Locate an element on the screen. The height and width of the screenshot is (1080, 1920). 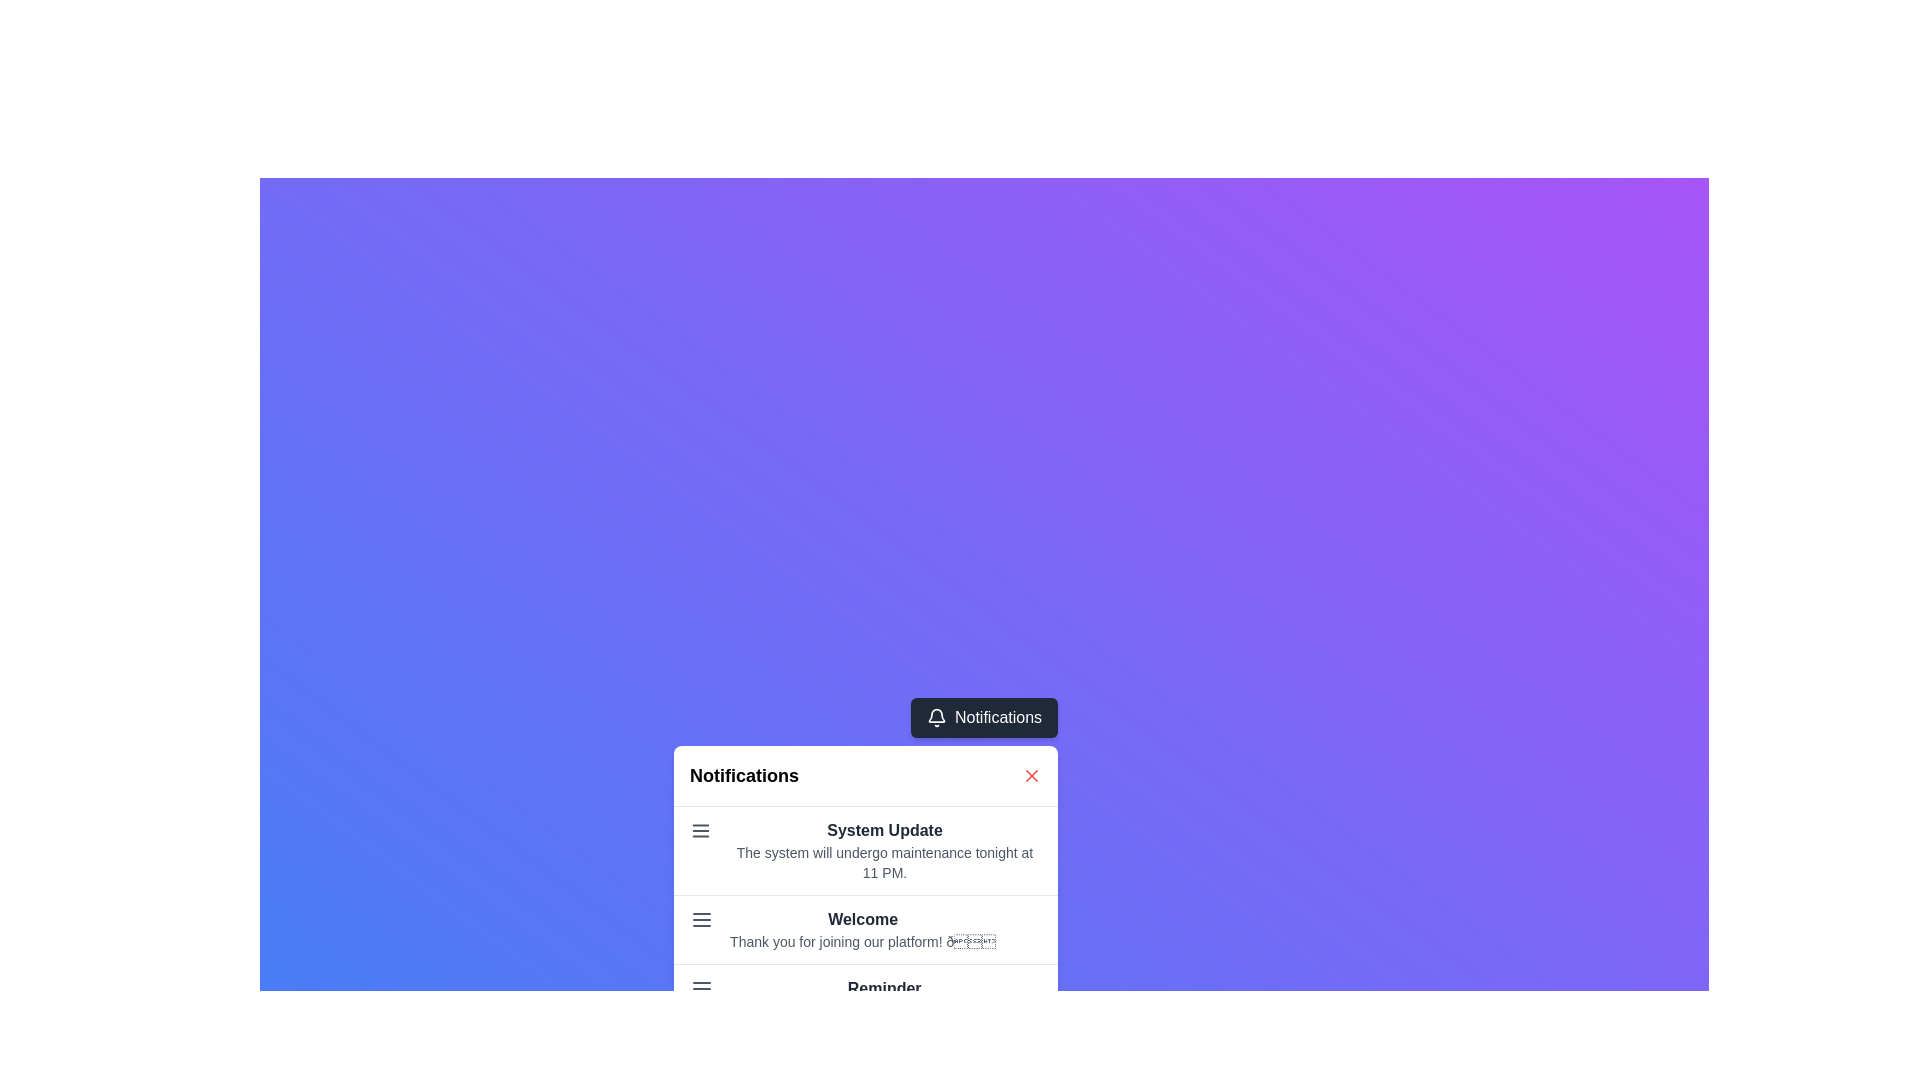
the text block reading 'Thank you for joining our platform! 🎉' which is located below the 'Welcome' title in the notification list is located at coordinates (863, 941).